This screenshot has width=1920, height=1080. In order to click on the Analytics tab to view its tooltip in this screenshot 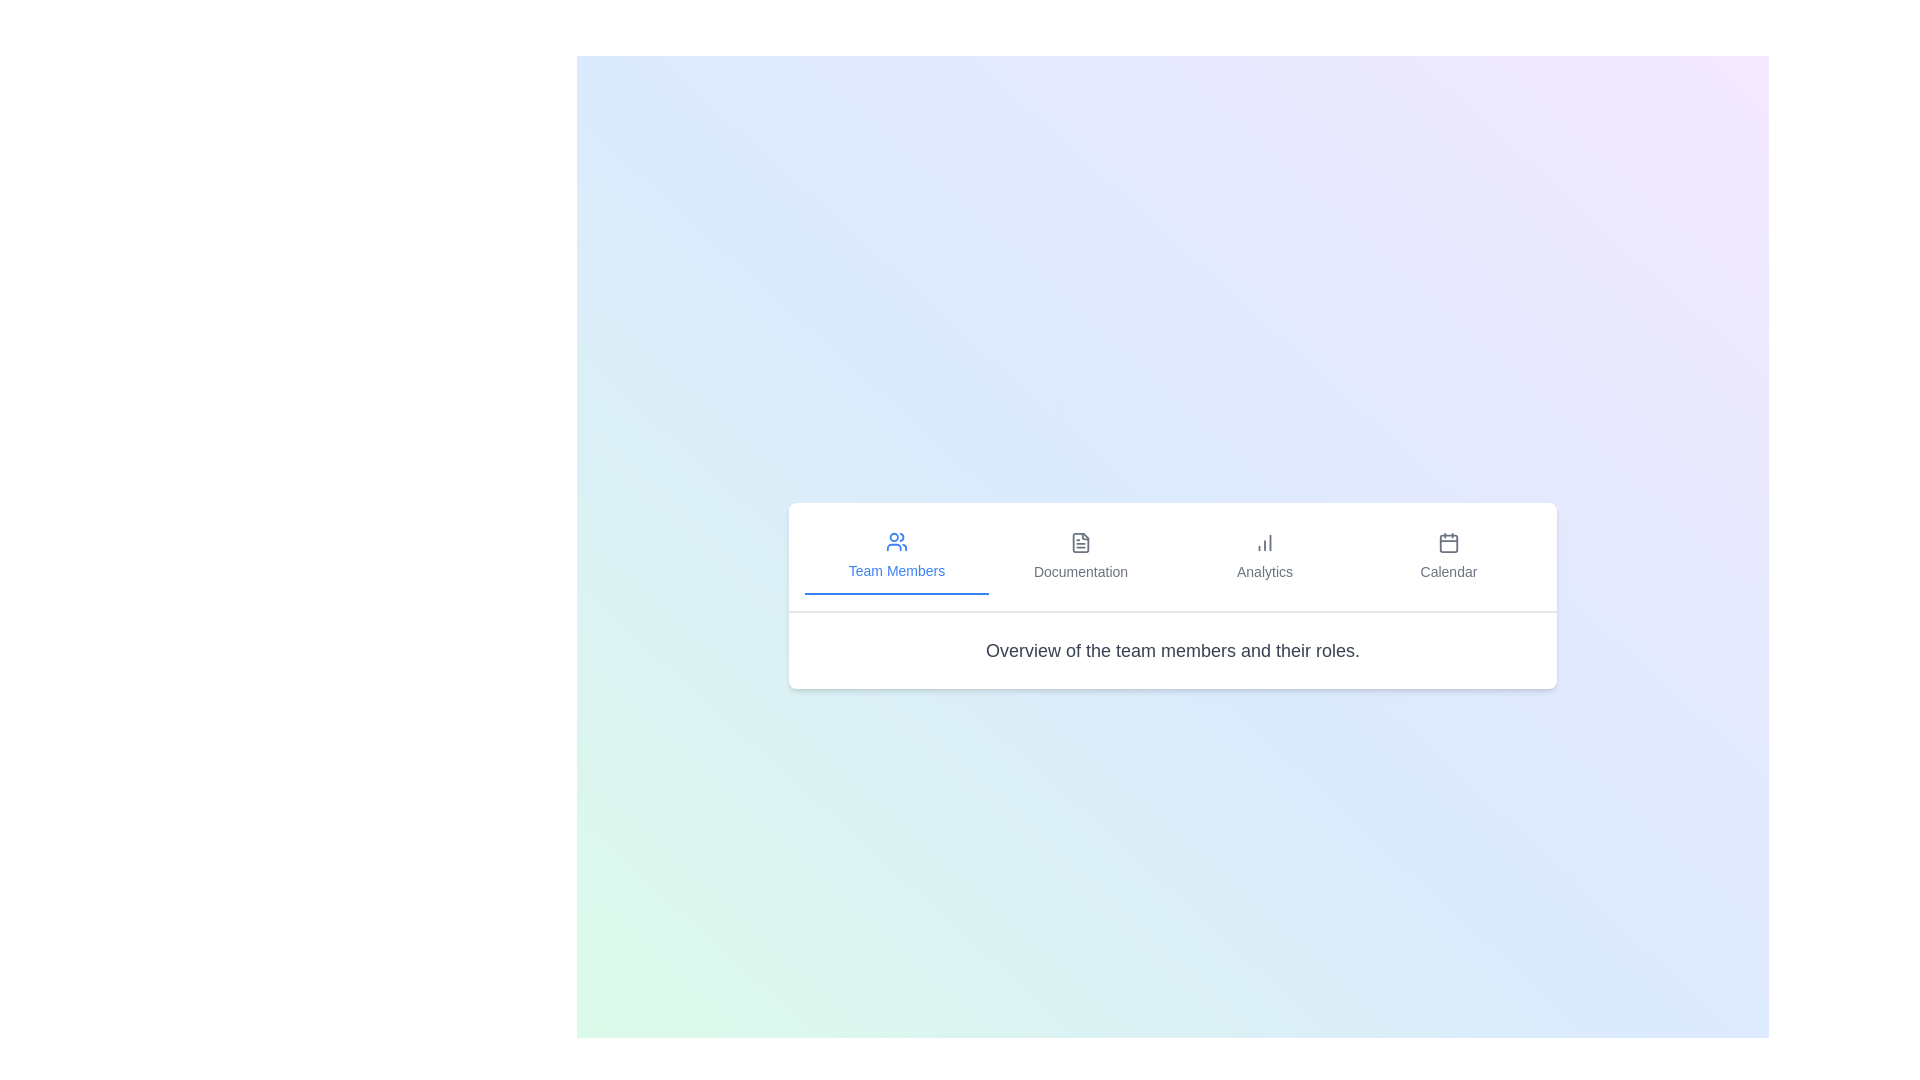, I will do `click(1264, 556)`.